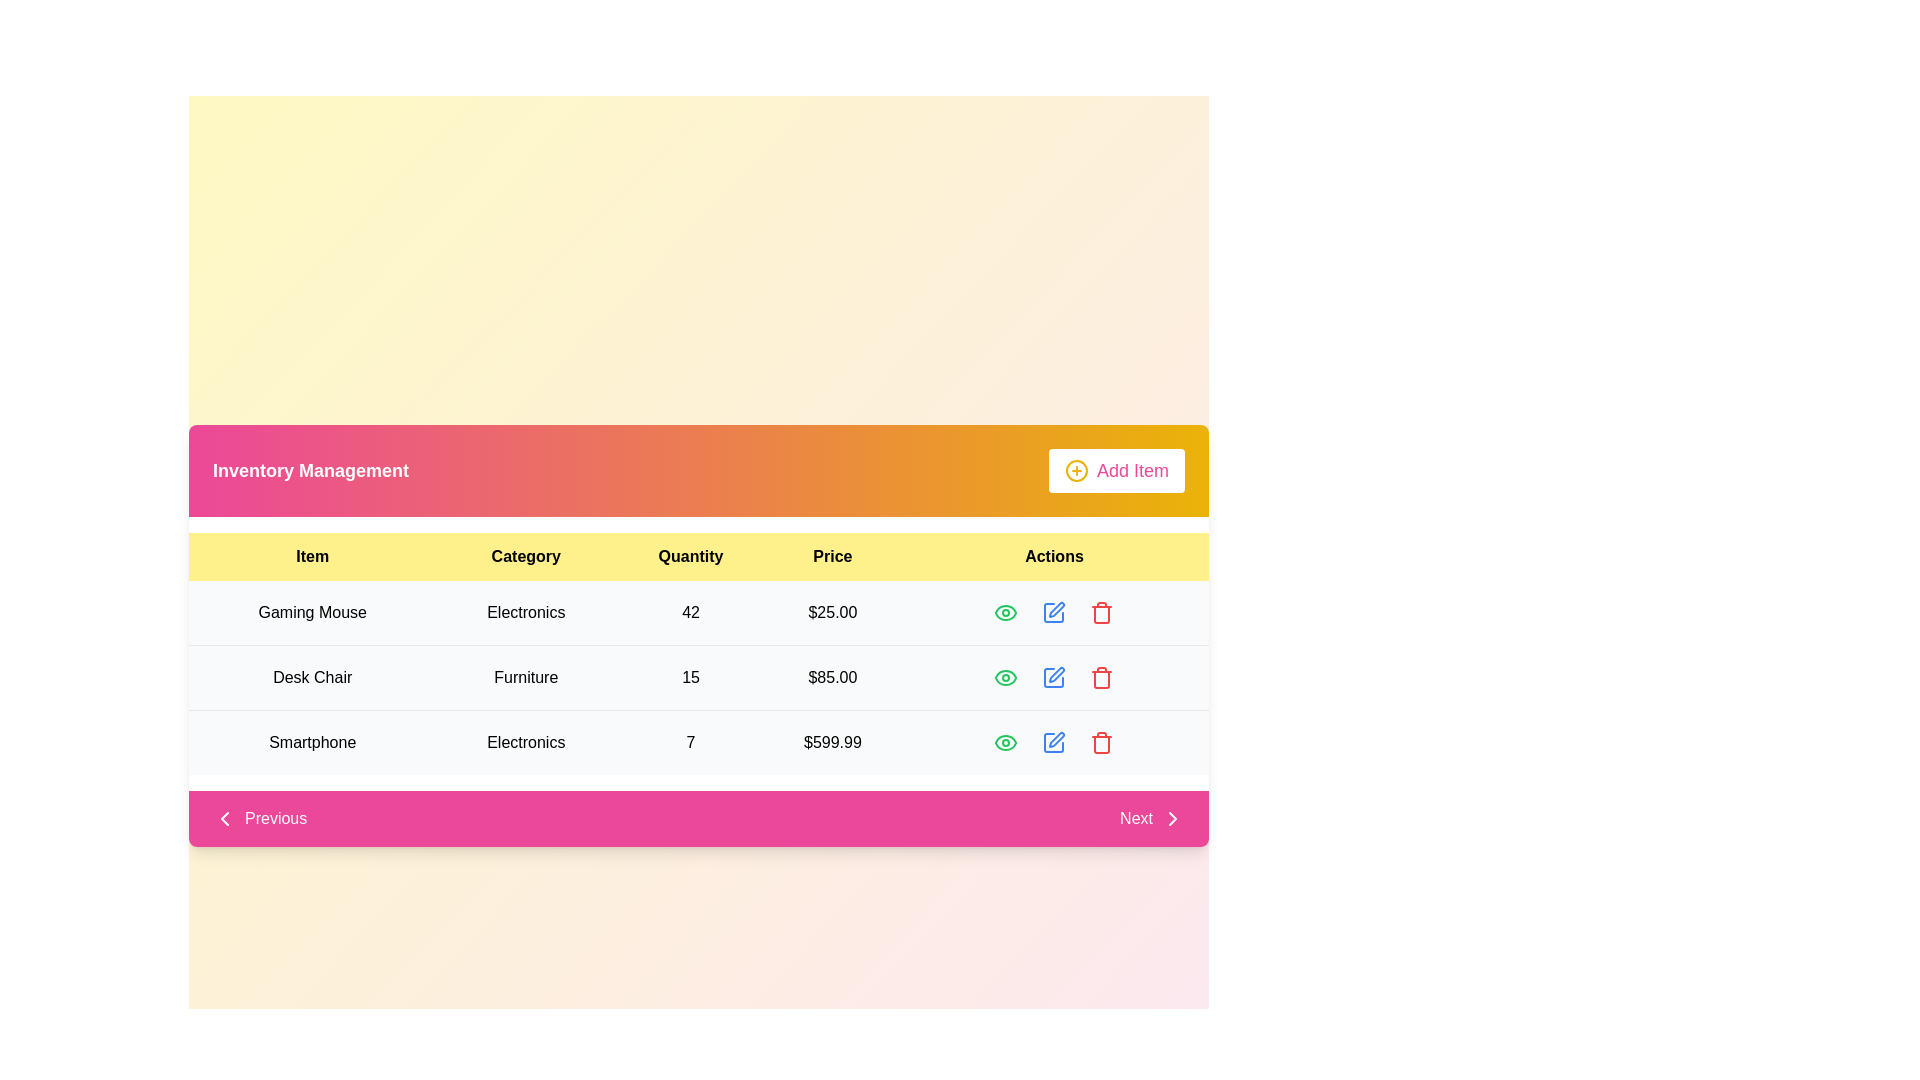 The width and height of the screenshot is (1920, 1080). Describe the element at coordinates (1056, 675) in the screenshot. I see `the edit icon button corresponding to the 'Desk Chair' in the 'Actions' column` at that location.